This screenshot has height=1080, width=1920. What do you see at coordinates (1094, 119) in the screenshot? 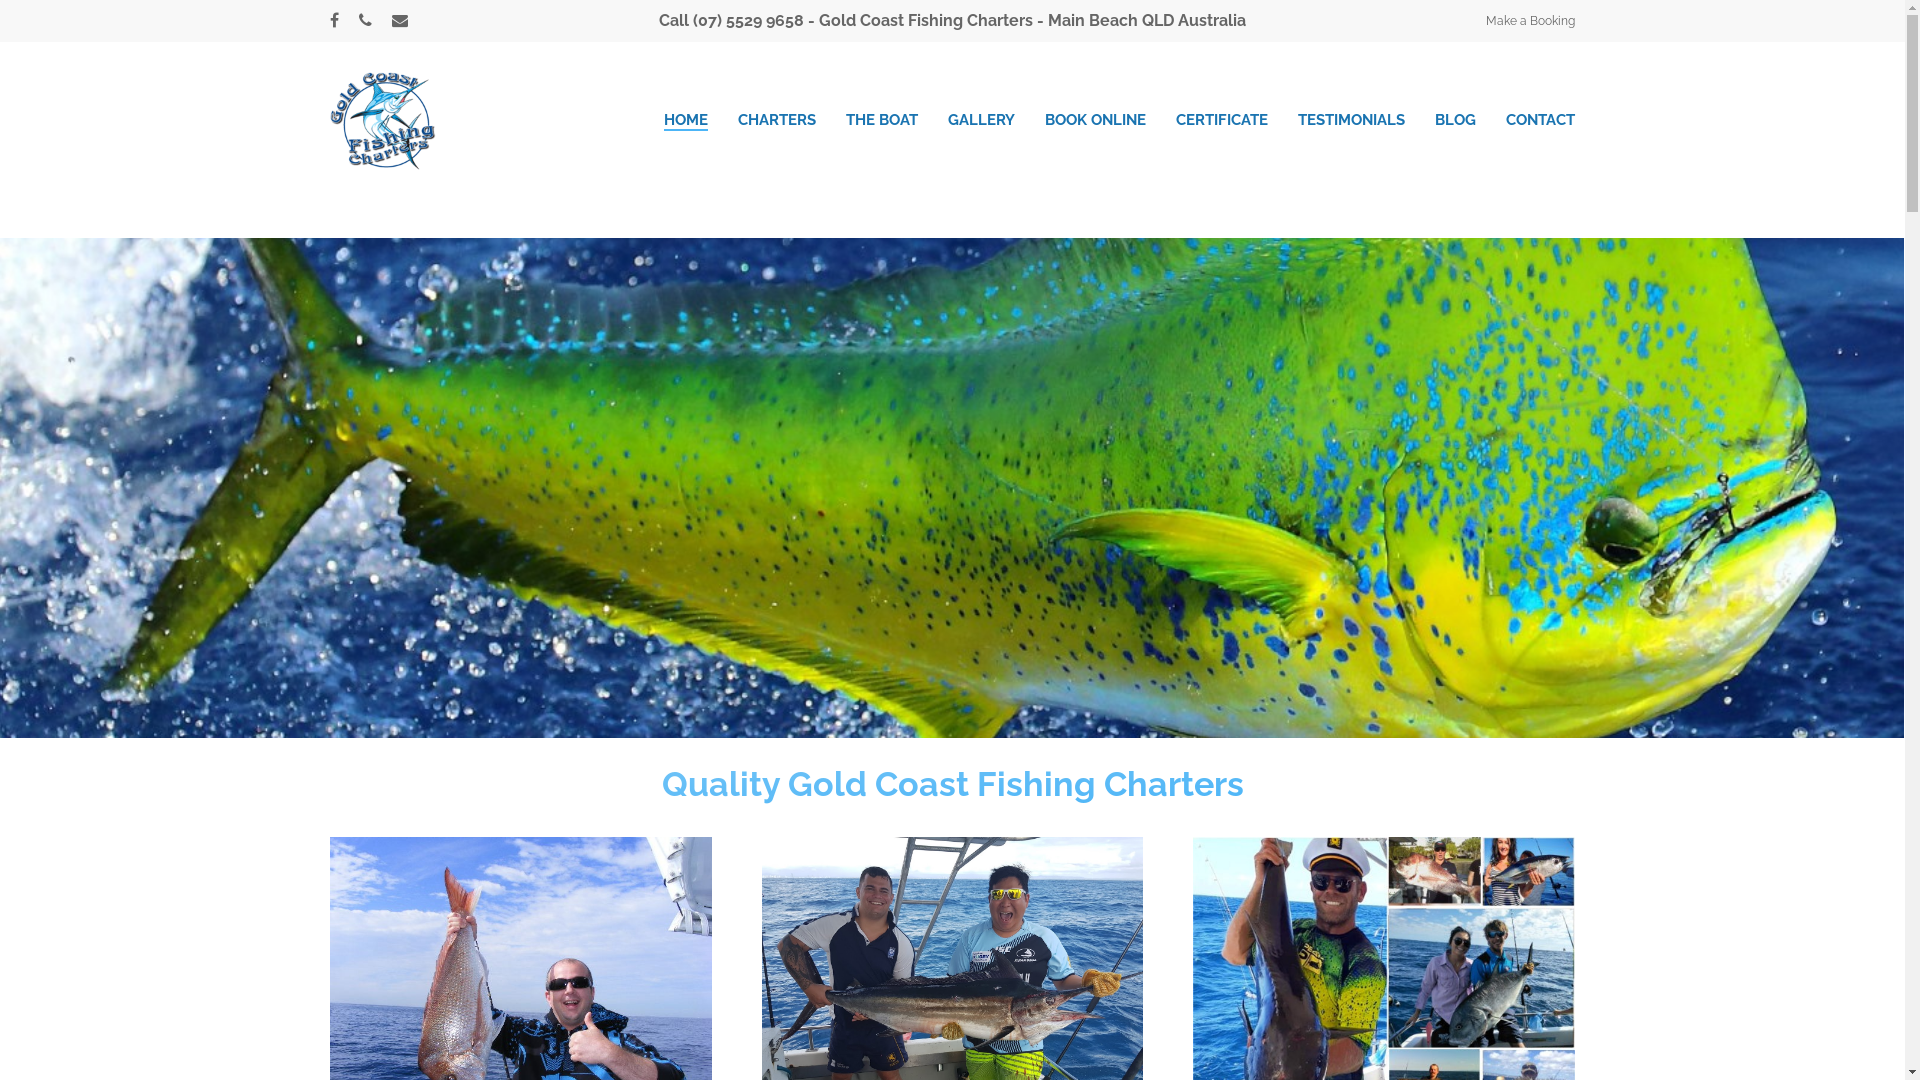
I see `'BOOK ONLINE'` at bounding box center [1094, 119].